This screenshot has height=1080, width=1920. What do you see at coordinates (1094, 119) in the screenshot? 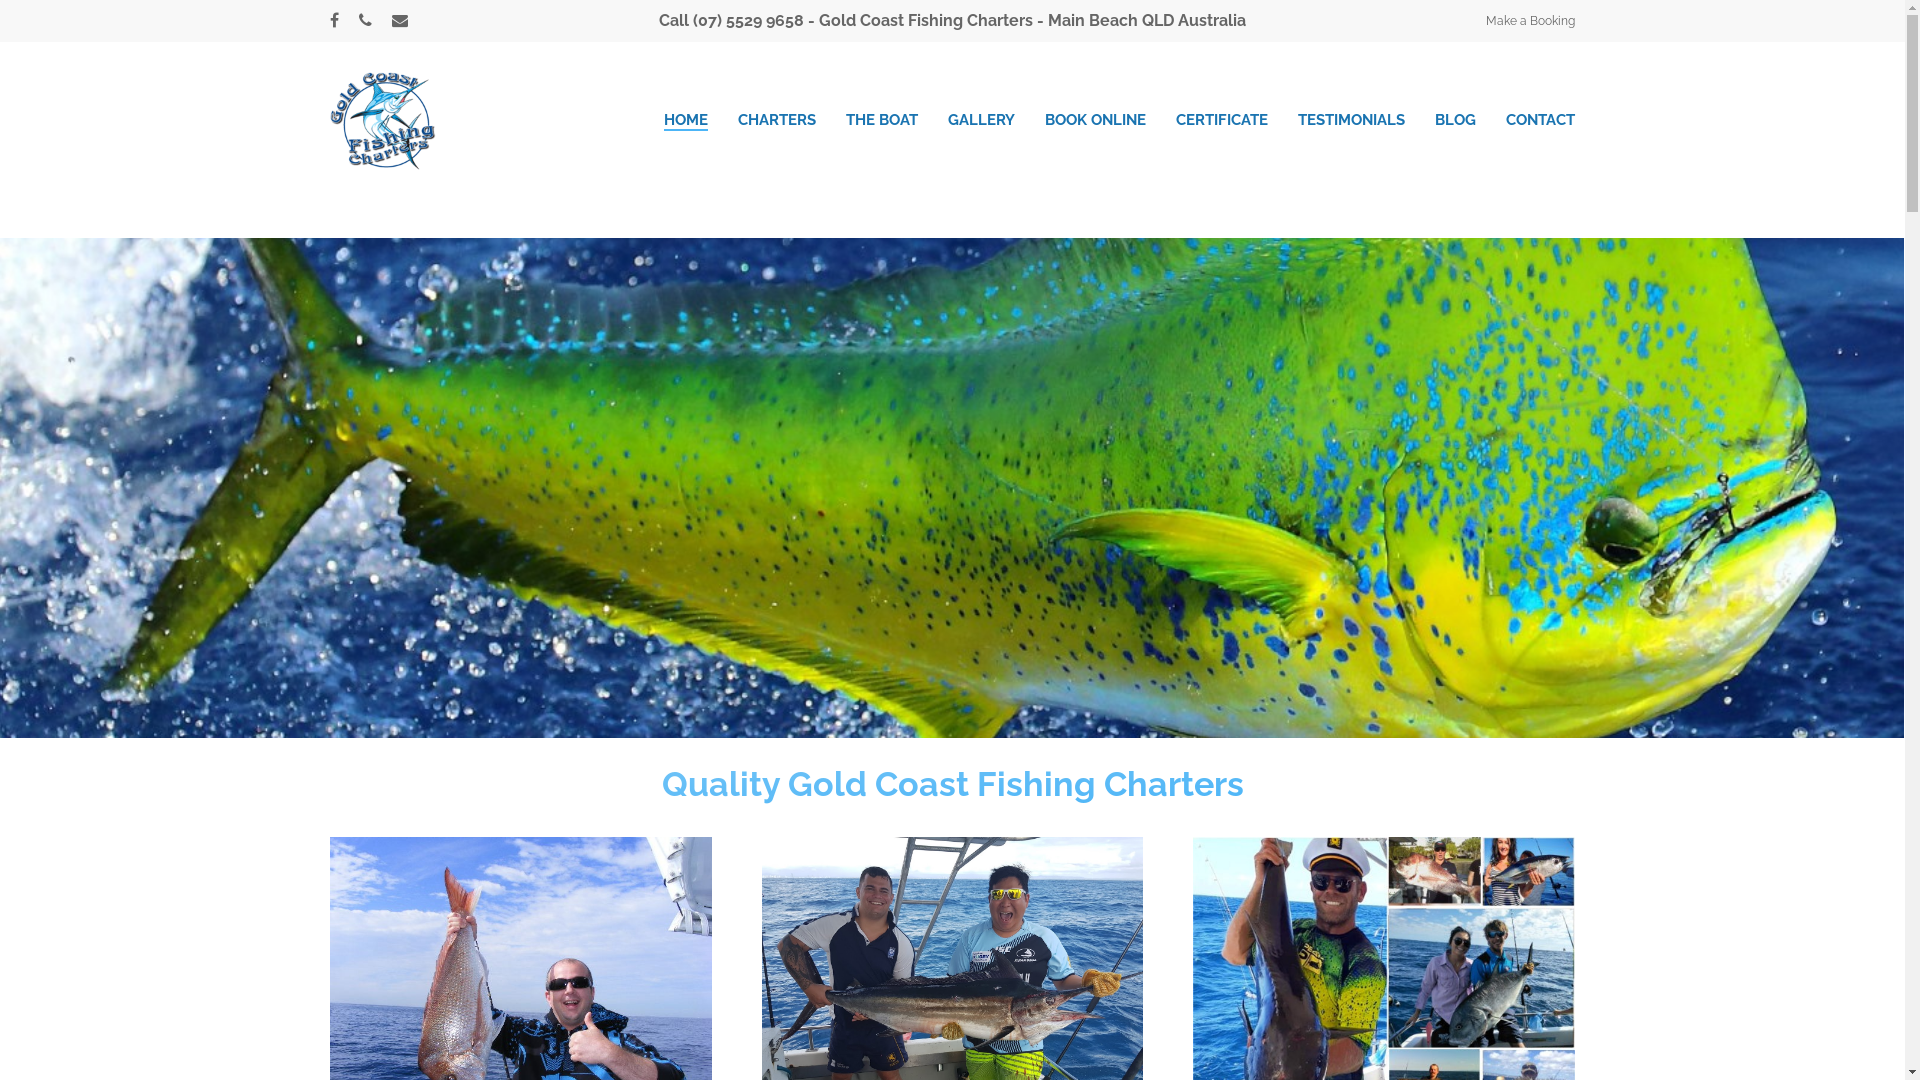
I see `'BOOK ONLINE'` at bounding box center [1094, 119].